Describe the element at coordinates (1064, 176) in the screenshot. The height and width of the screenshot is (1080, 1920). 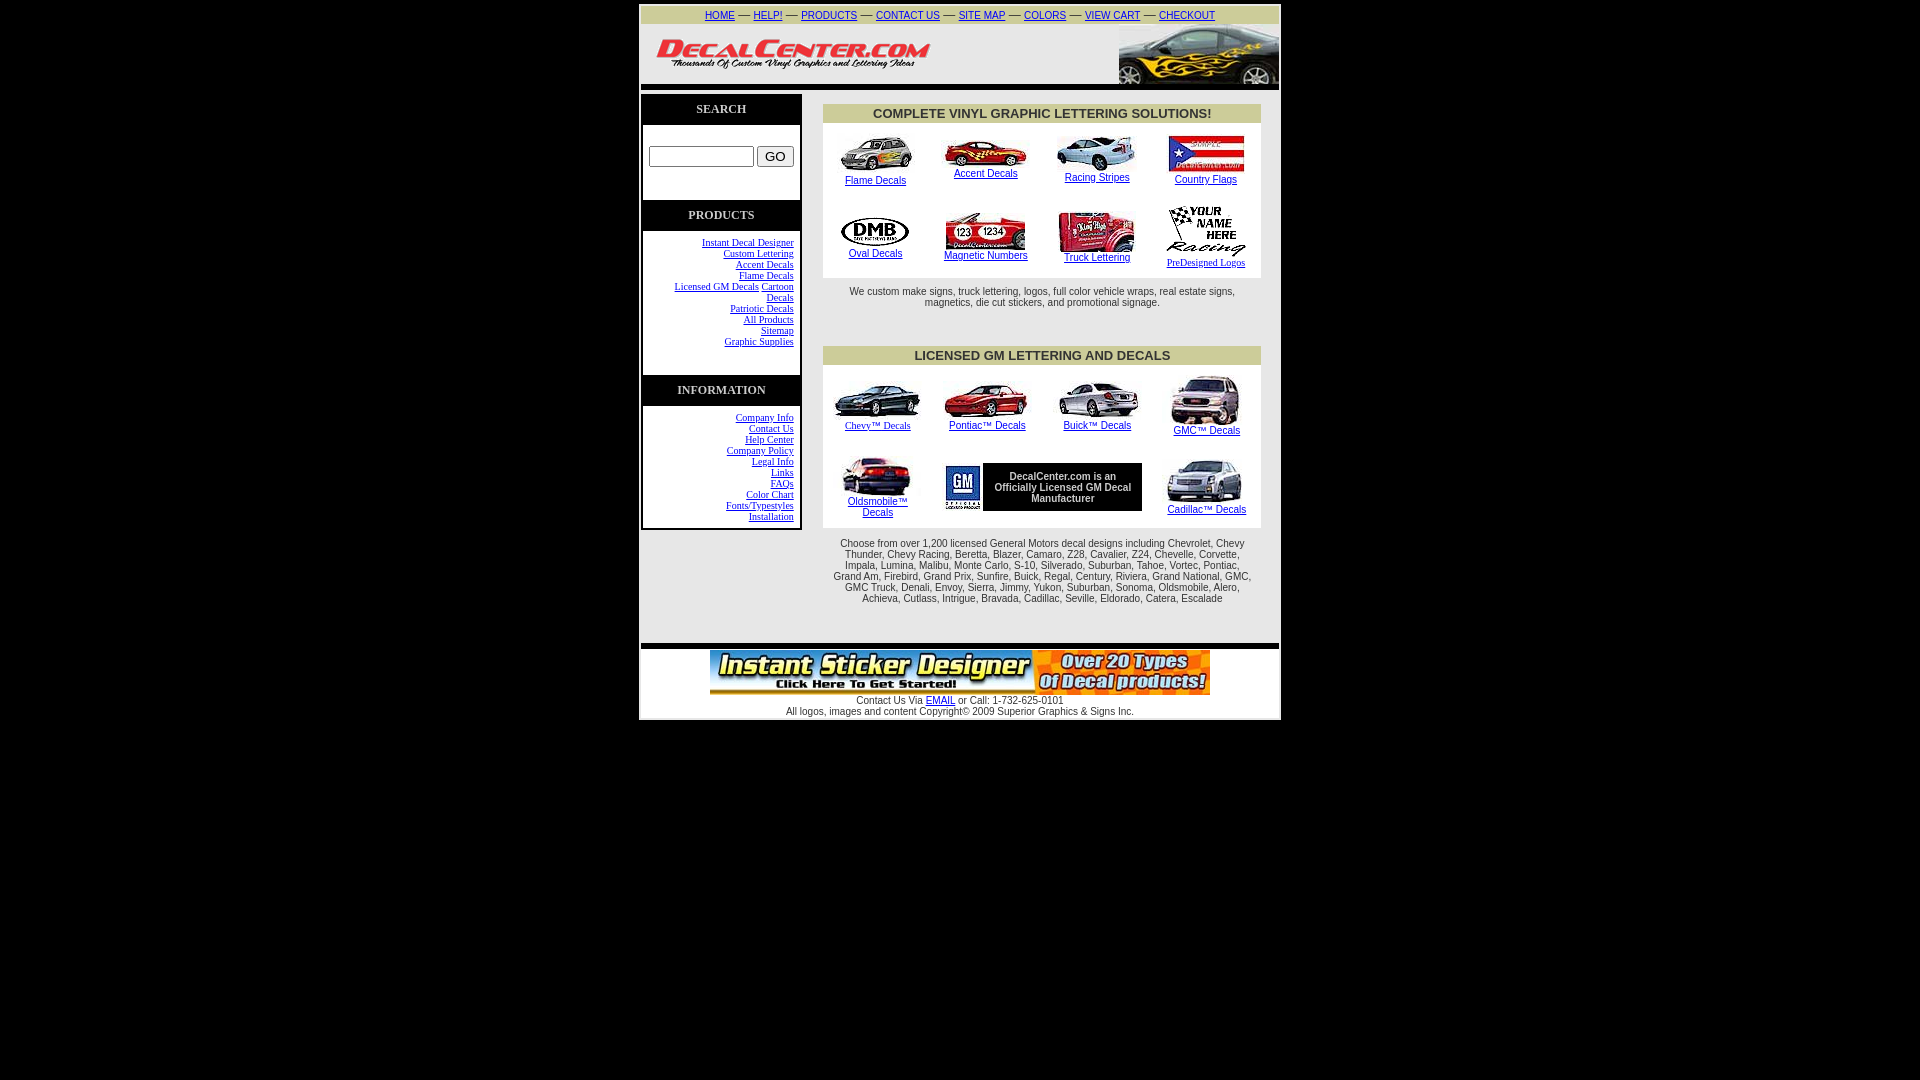
I see `'Racing Stripes'` at that location.